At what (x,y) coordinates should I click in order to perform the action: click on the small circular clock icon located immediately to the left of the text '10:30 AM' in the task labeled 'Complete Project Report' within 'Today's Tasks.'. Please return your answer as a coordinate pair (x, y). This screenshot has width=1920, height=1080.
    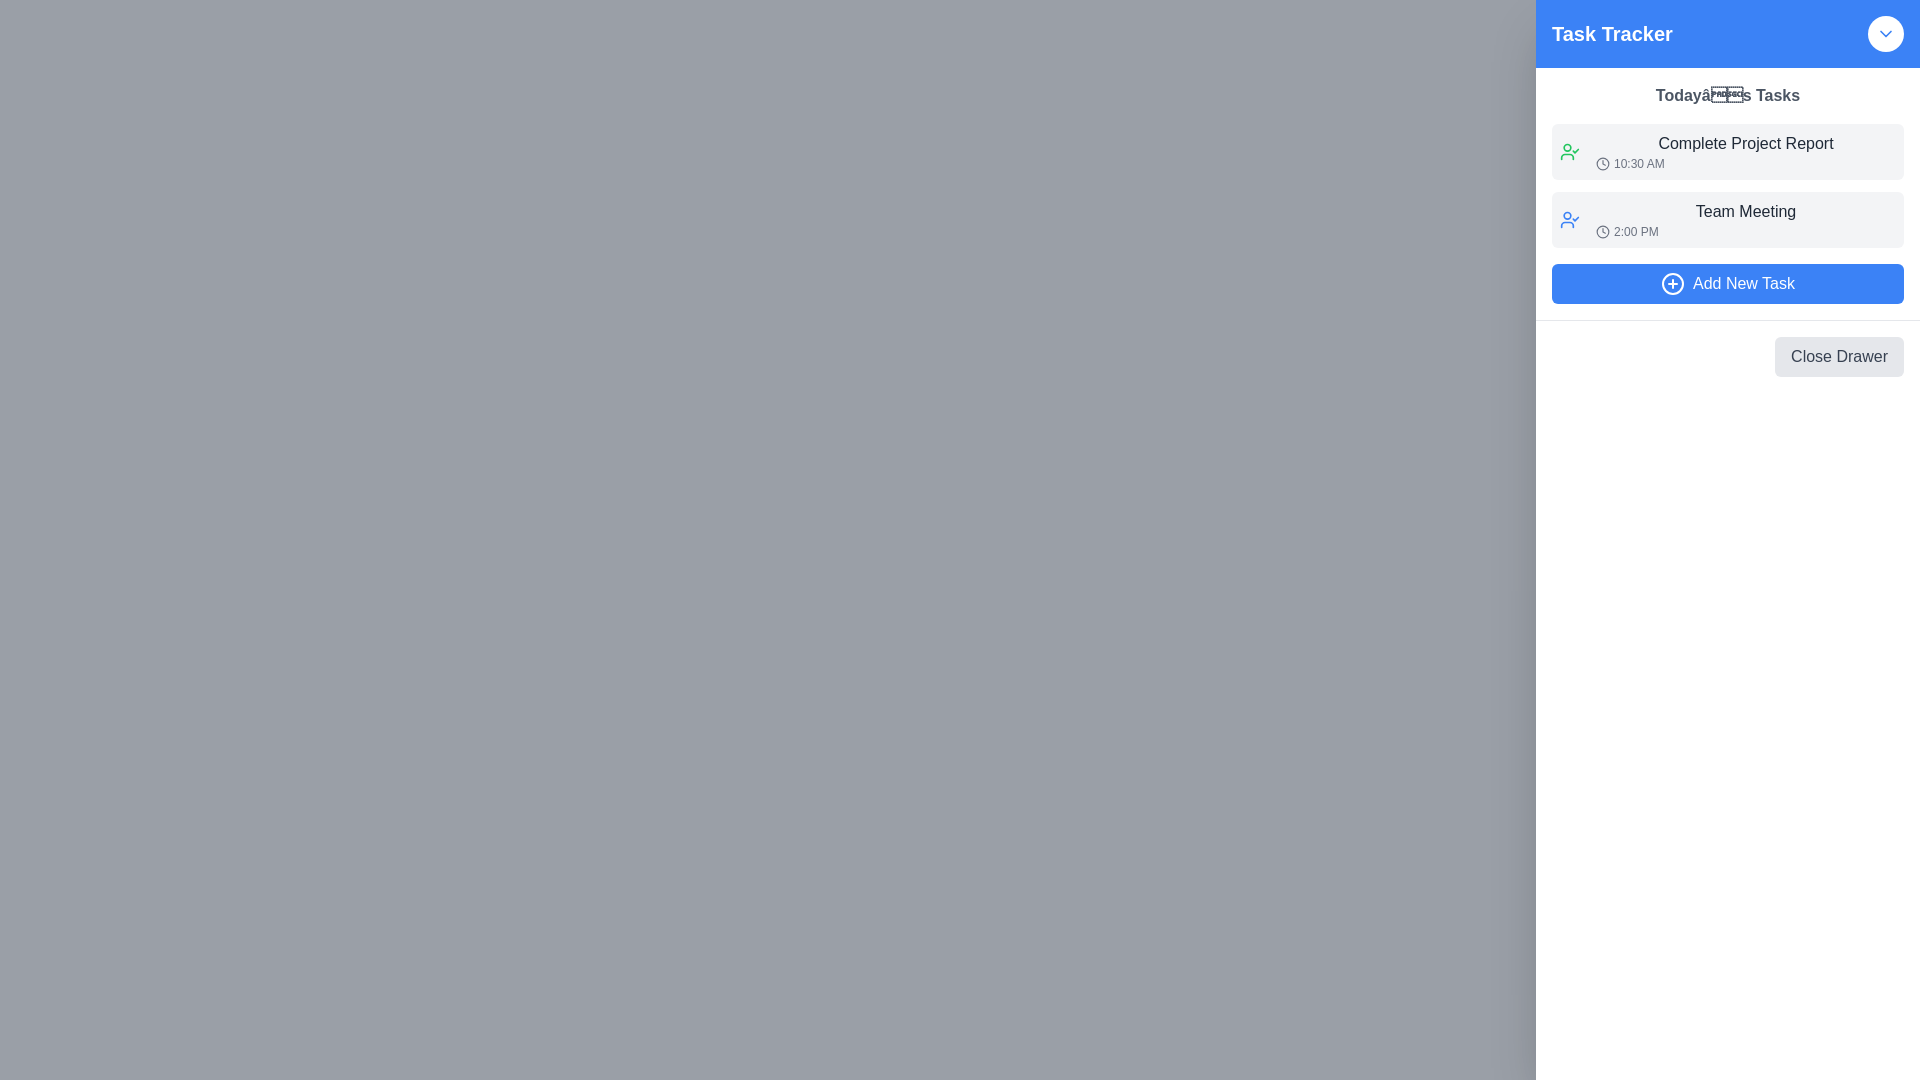
    Looking at the image, I should click on (1603, 163).